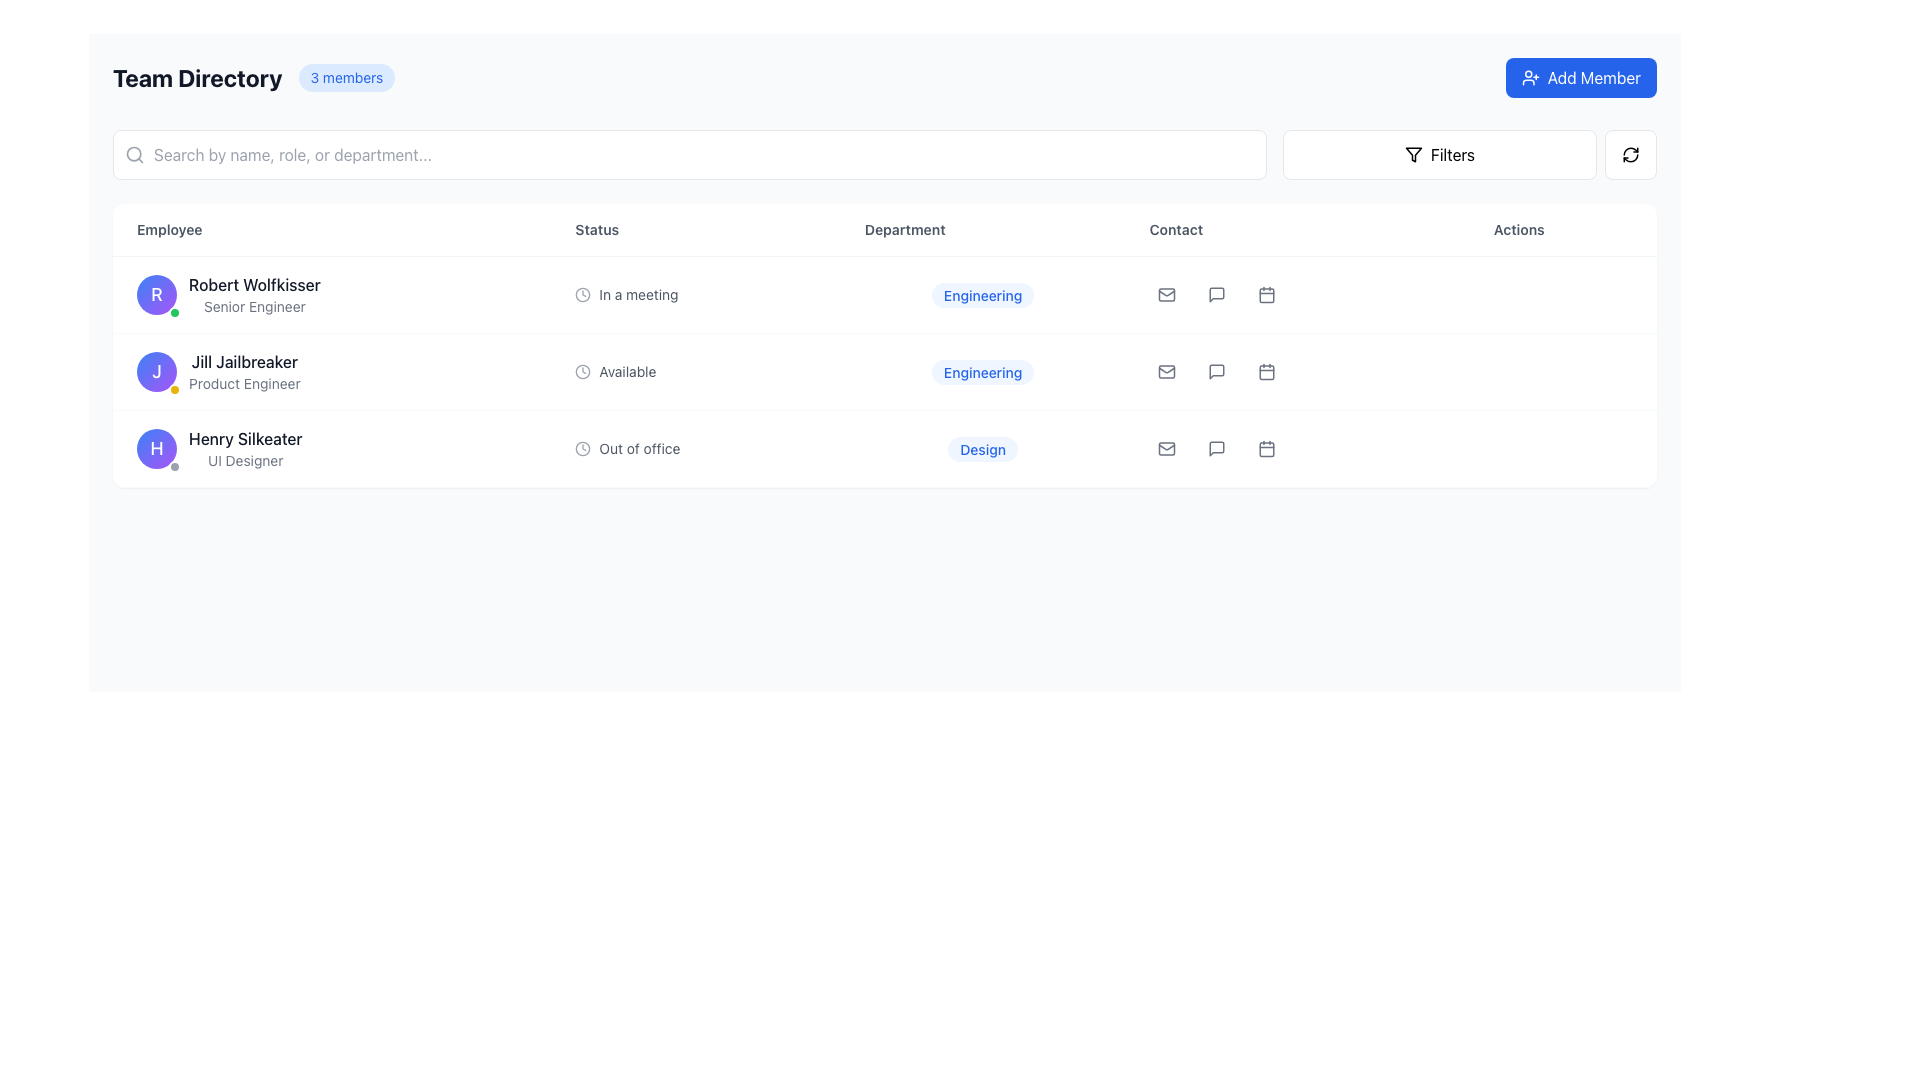 This screenshot has width=1920, height=1080. I want to click on the downward-pointing funnel-shaped graphic of the filter icon located in the top search bar, so click(1412, 153).